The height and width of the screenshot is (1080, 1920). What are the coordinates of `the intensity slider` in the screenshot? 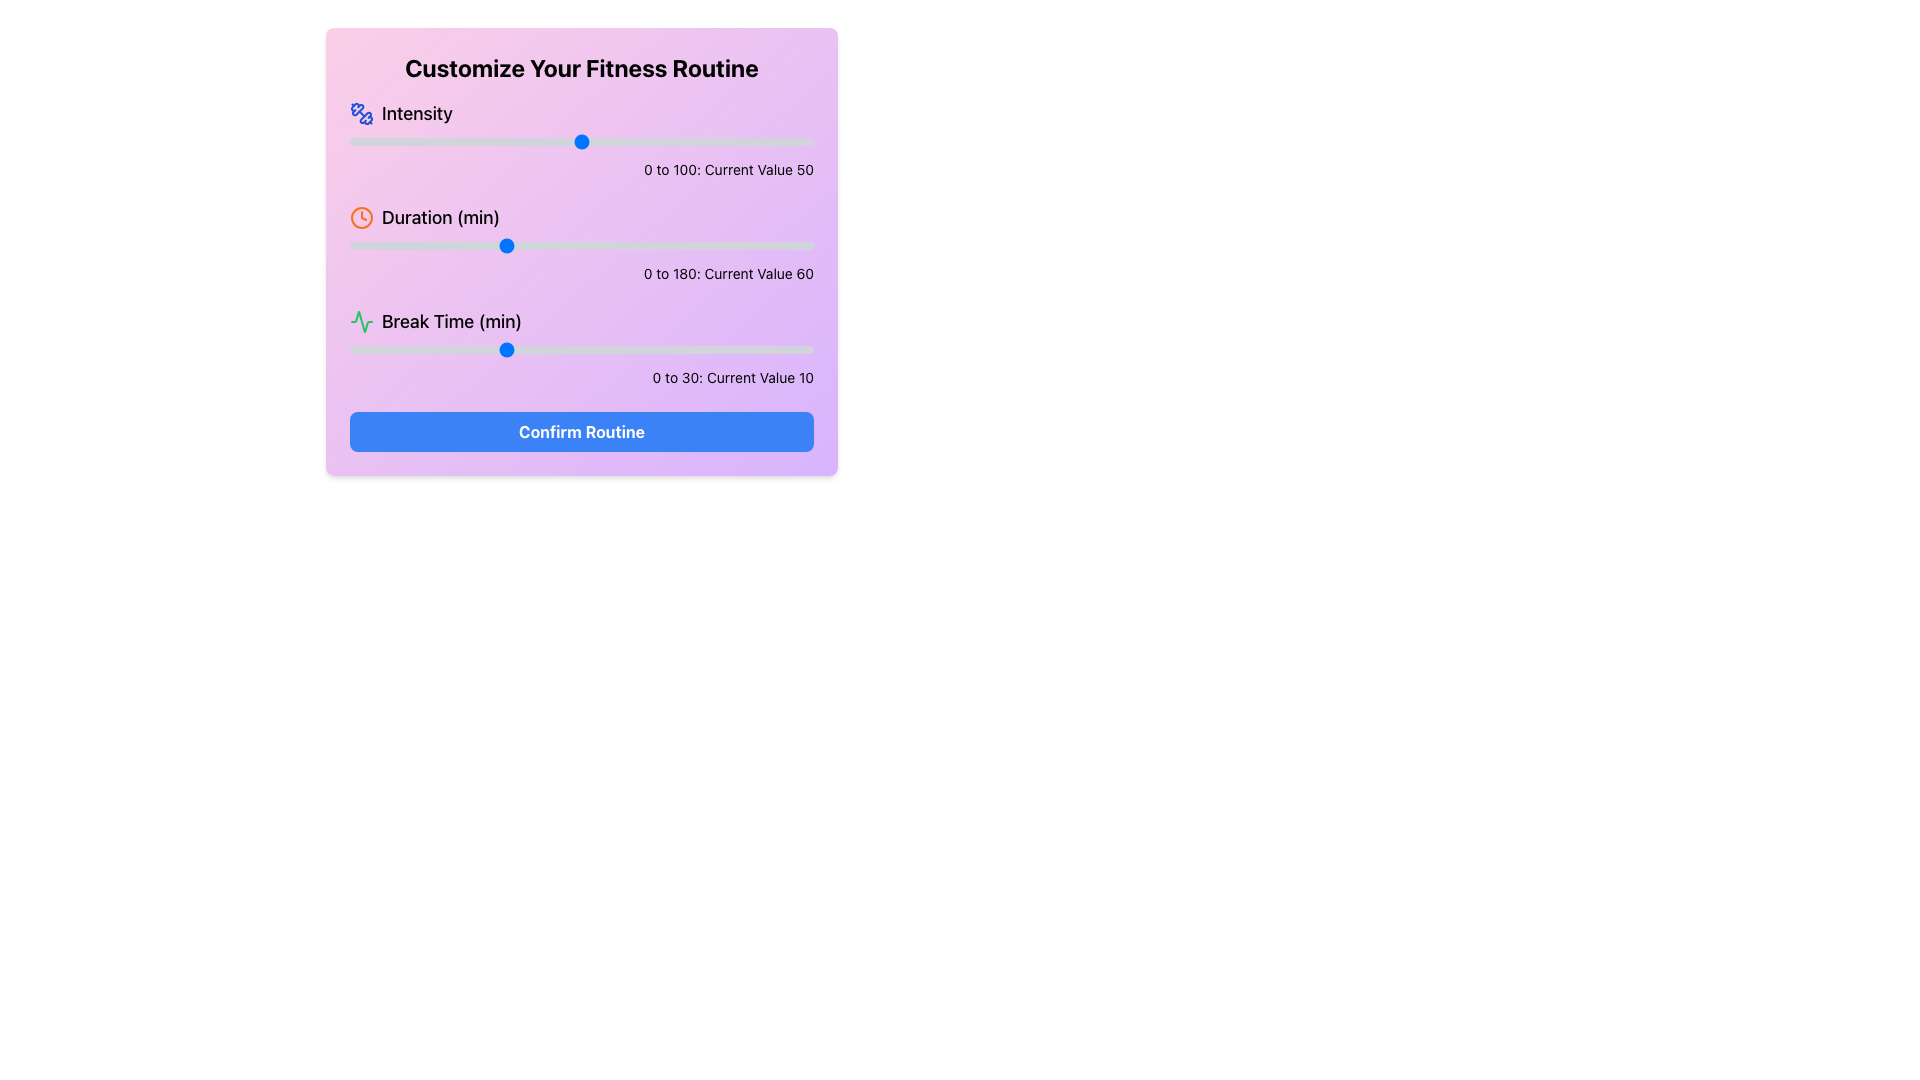 It's located at (780, 141).